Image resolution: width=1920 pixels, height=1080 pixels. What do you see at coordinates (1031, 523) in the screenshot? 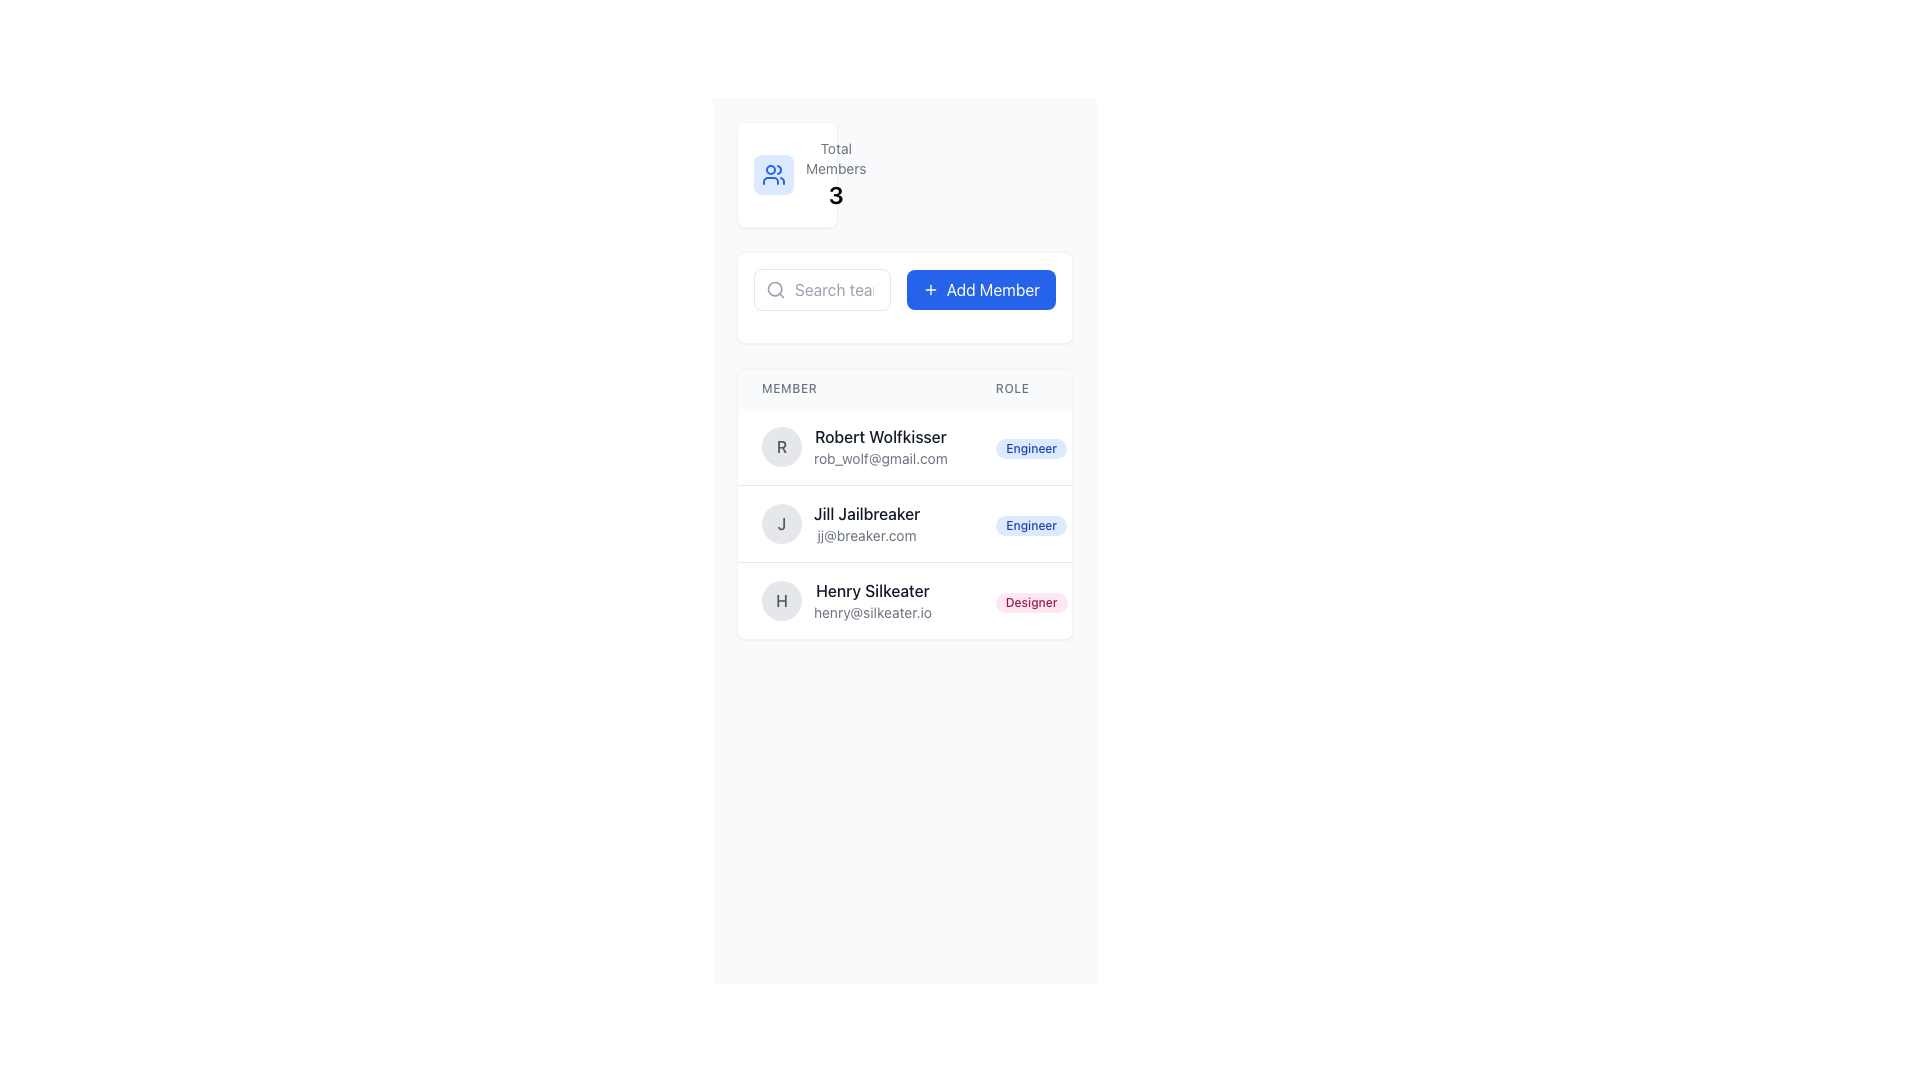
I see `the 'Role' label for 'Jill Jailbreaker' in the member list table, which indicates her position and is located to the right of her name and email` at bounding box center [1031, 523].